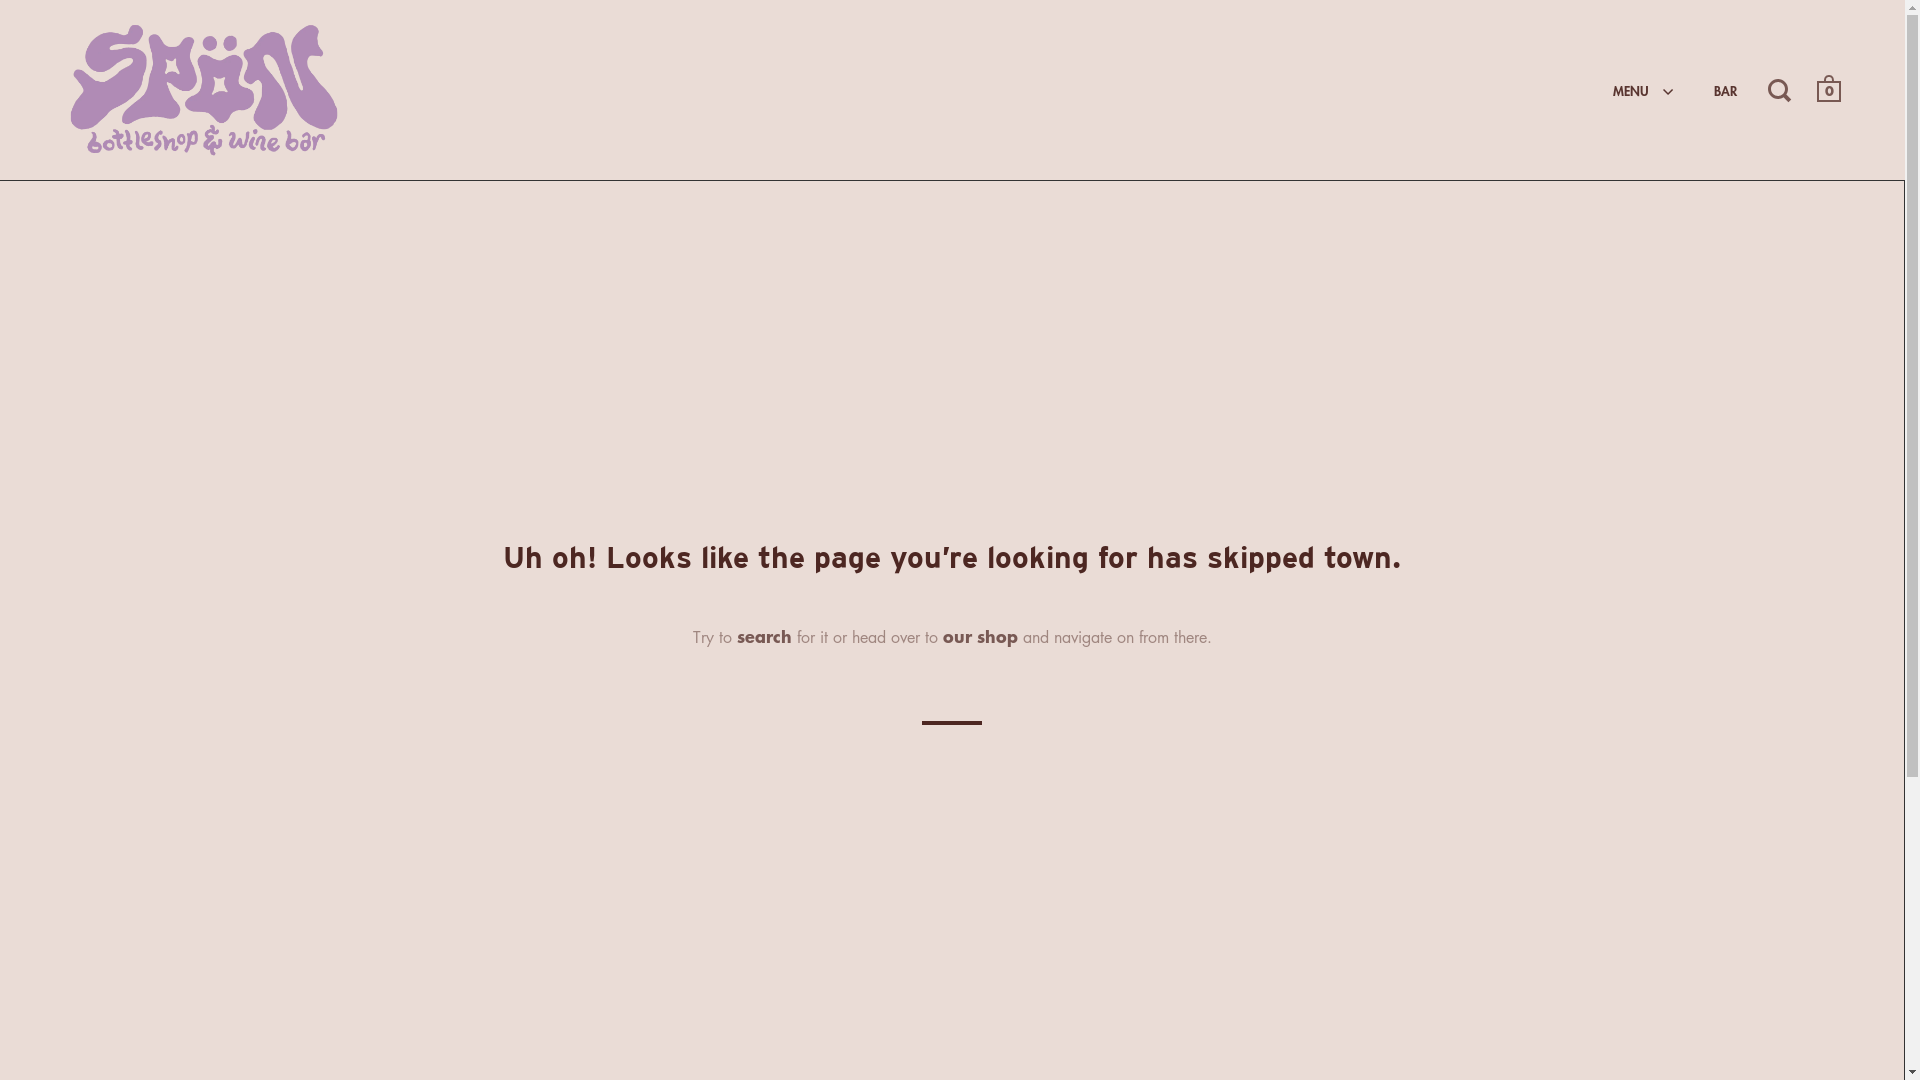  Describe the element at coordinates (979, 635) in the screenshot. I see `'our shop'` at that location.